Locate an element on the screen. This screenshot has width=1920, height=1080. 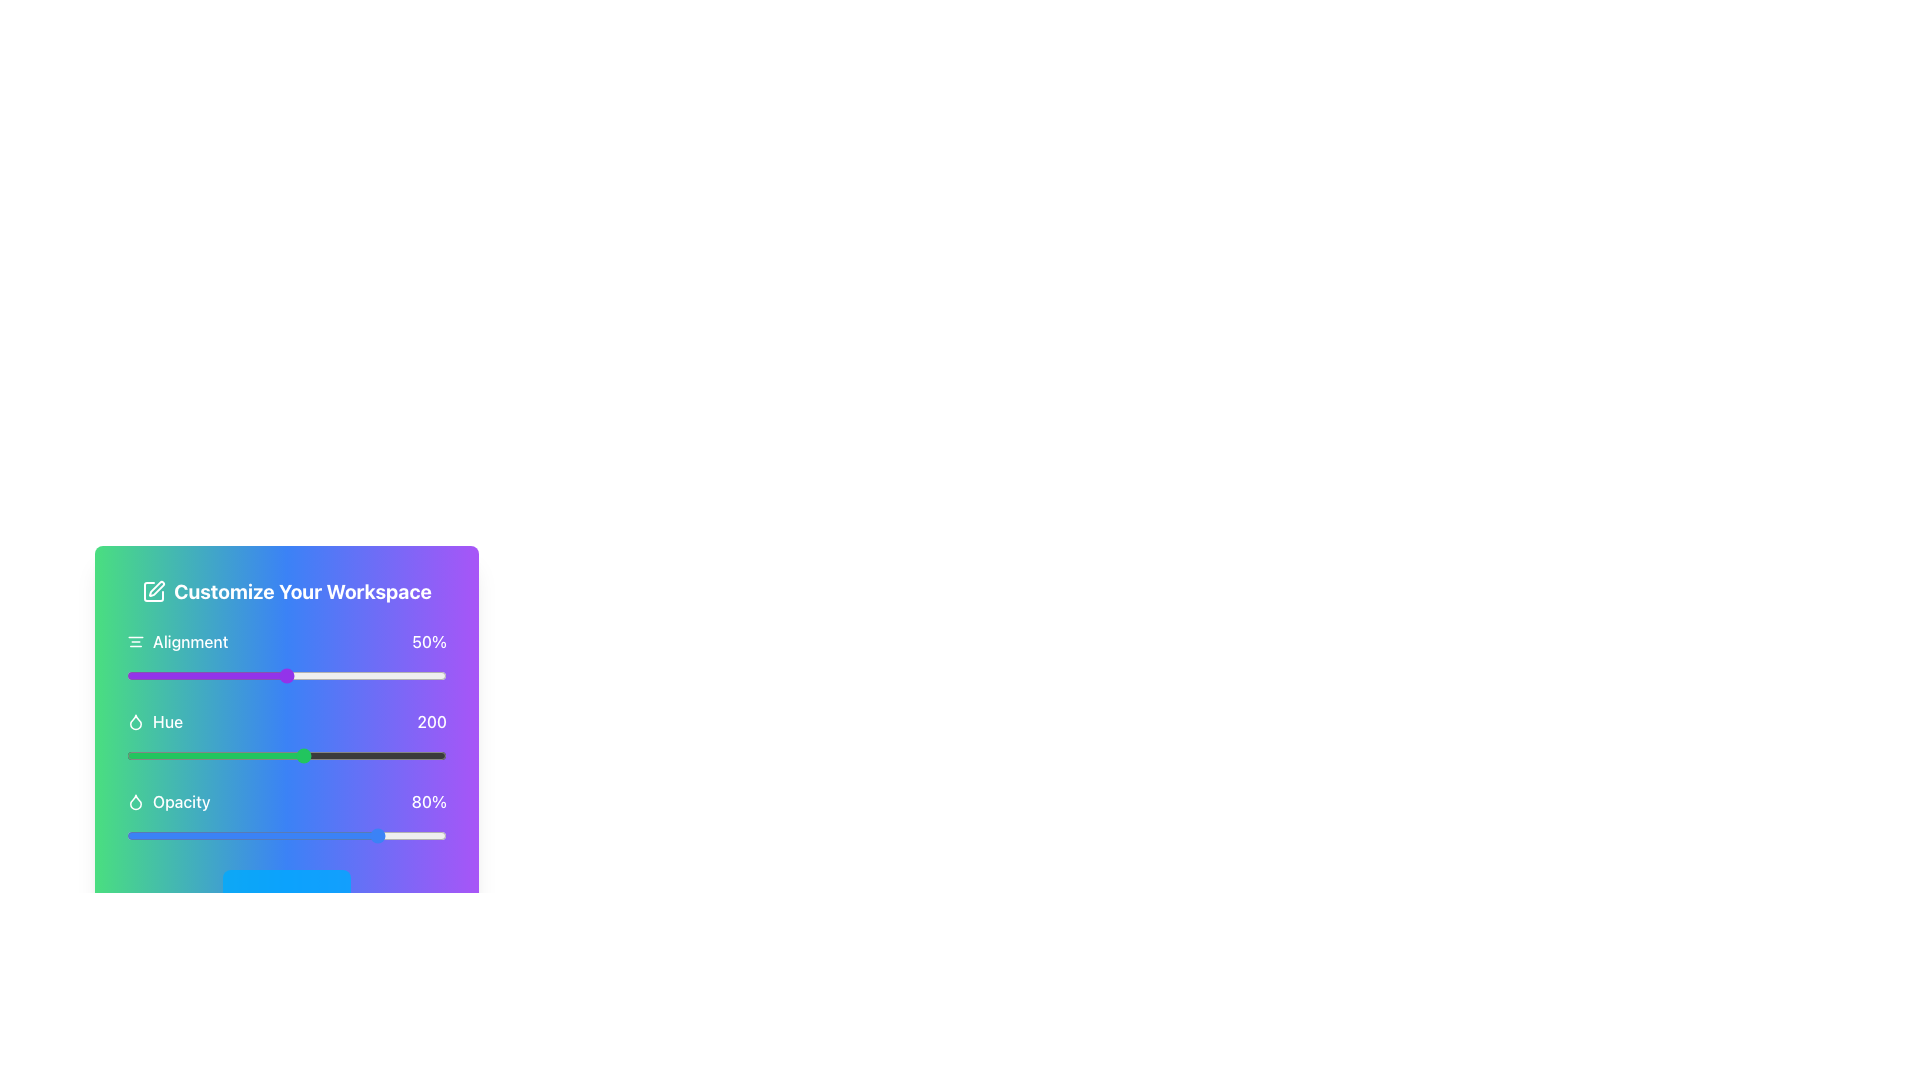
the opacity slider is located at coordinates (298, 836).